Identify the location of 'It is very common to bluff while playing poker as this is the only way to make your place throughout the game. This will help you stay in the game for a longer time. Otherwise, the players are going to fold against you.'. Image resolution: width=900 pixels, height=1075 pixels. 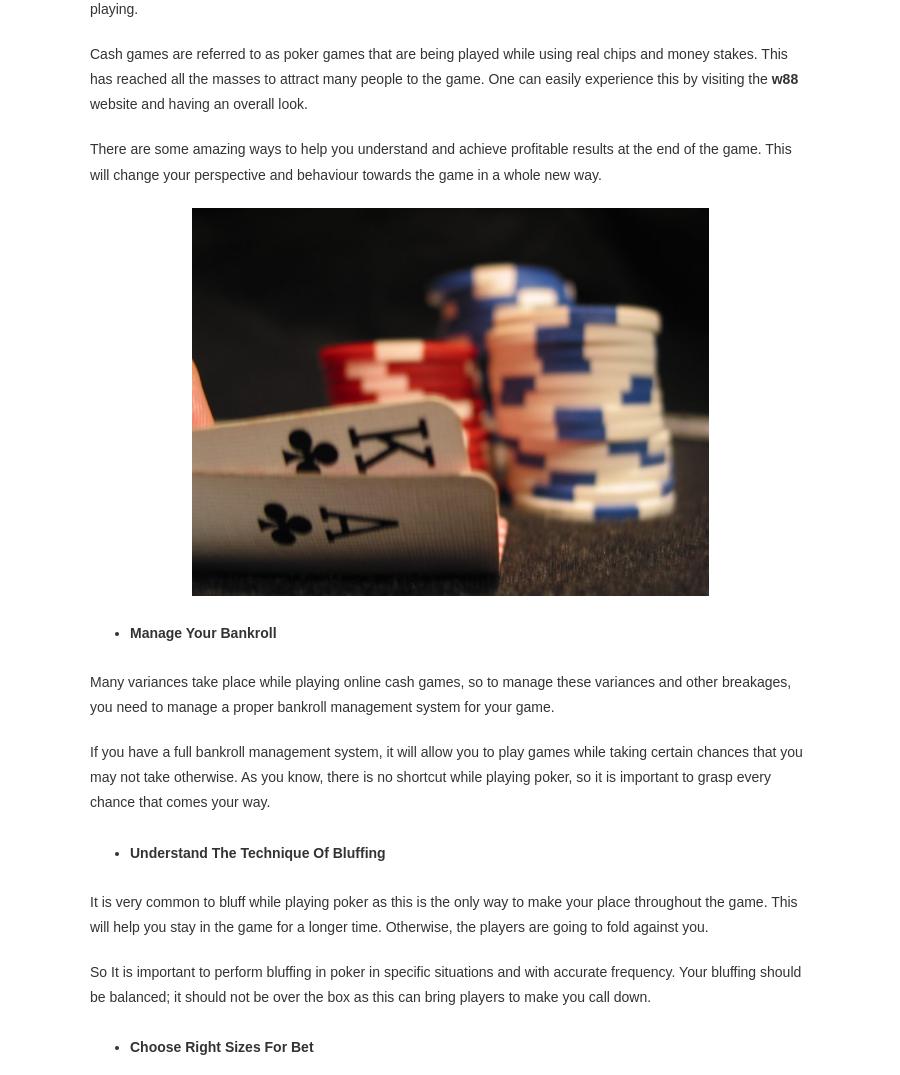
(443, 911).